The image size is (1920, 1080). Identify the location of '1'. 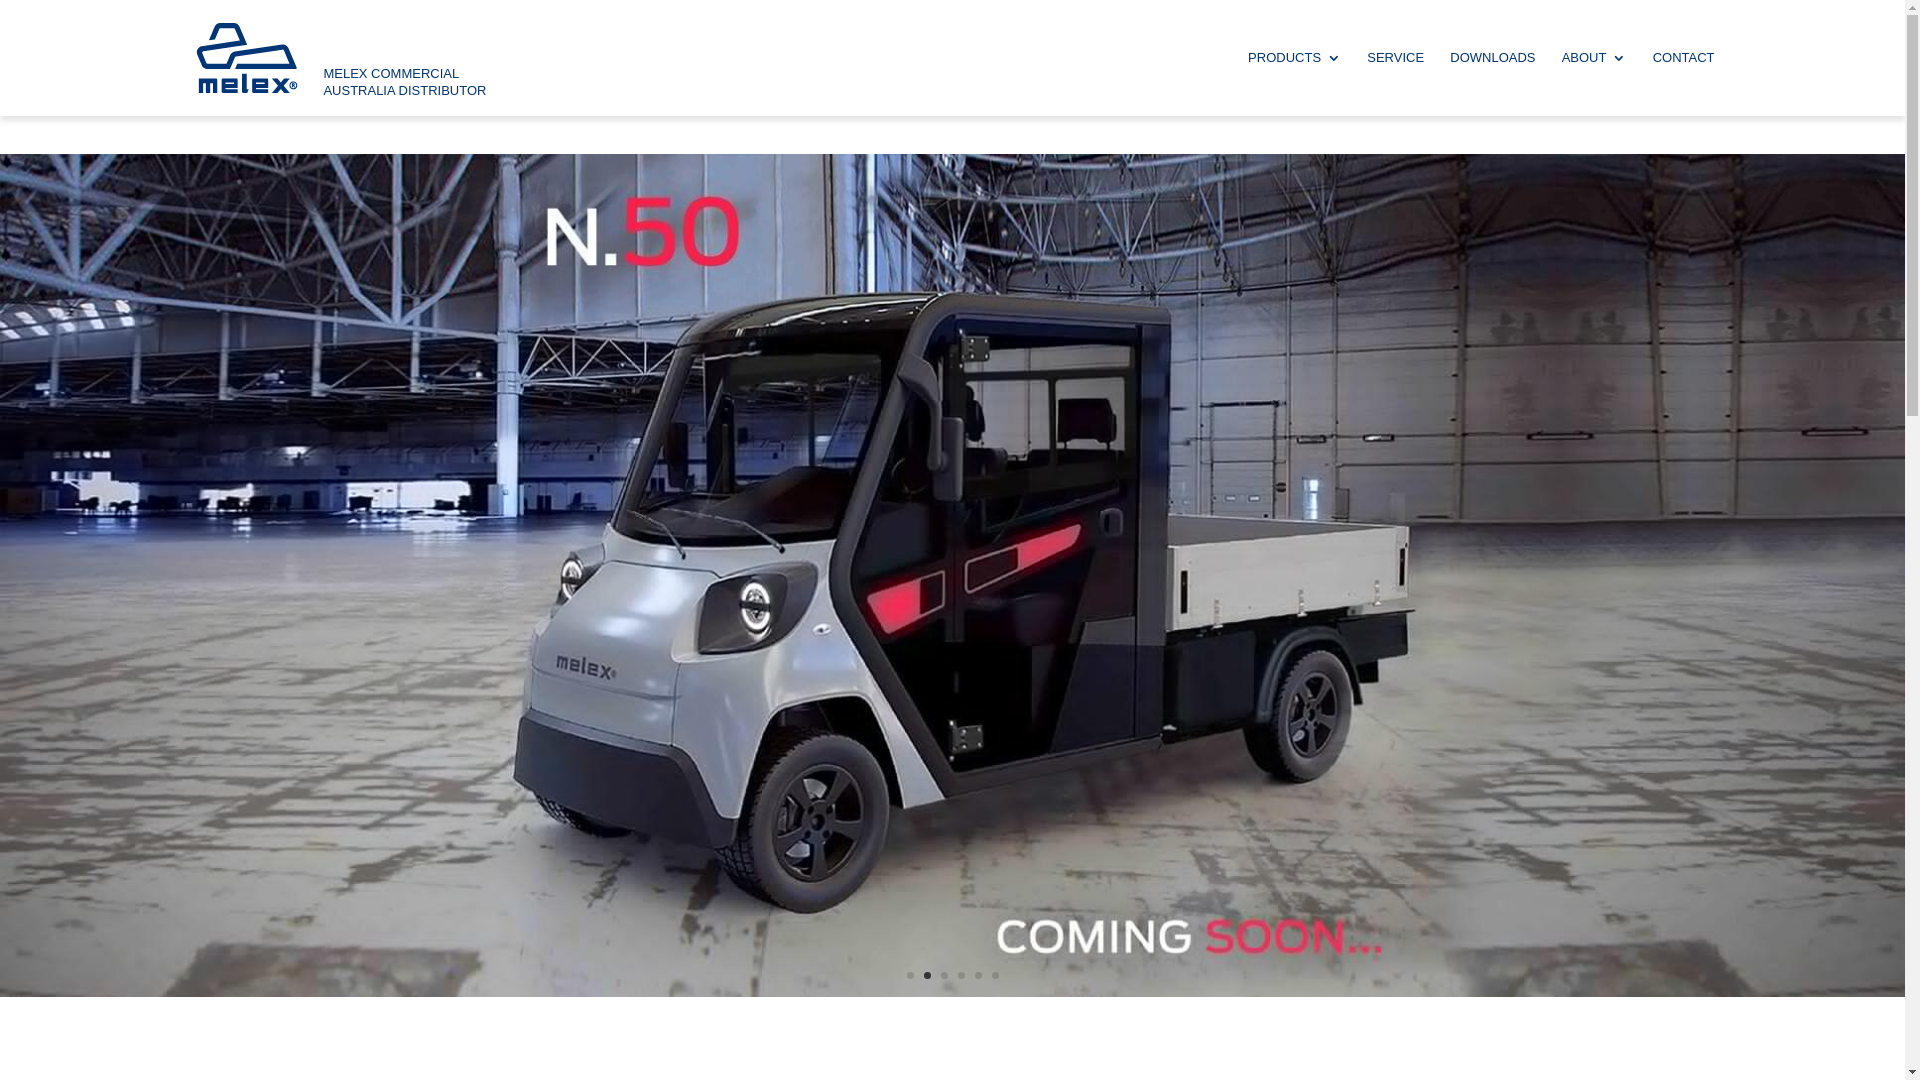
(908, 974).